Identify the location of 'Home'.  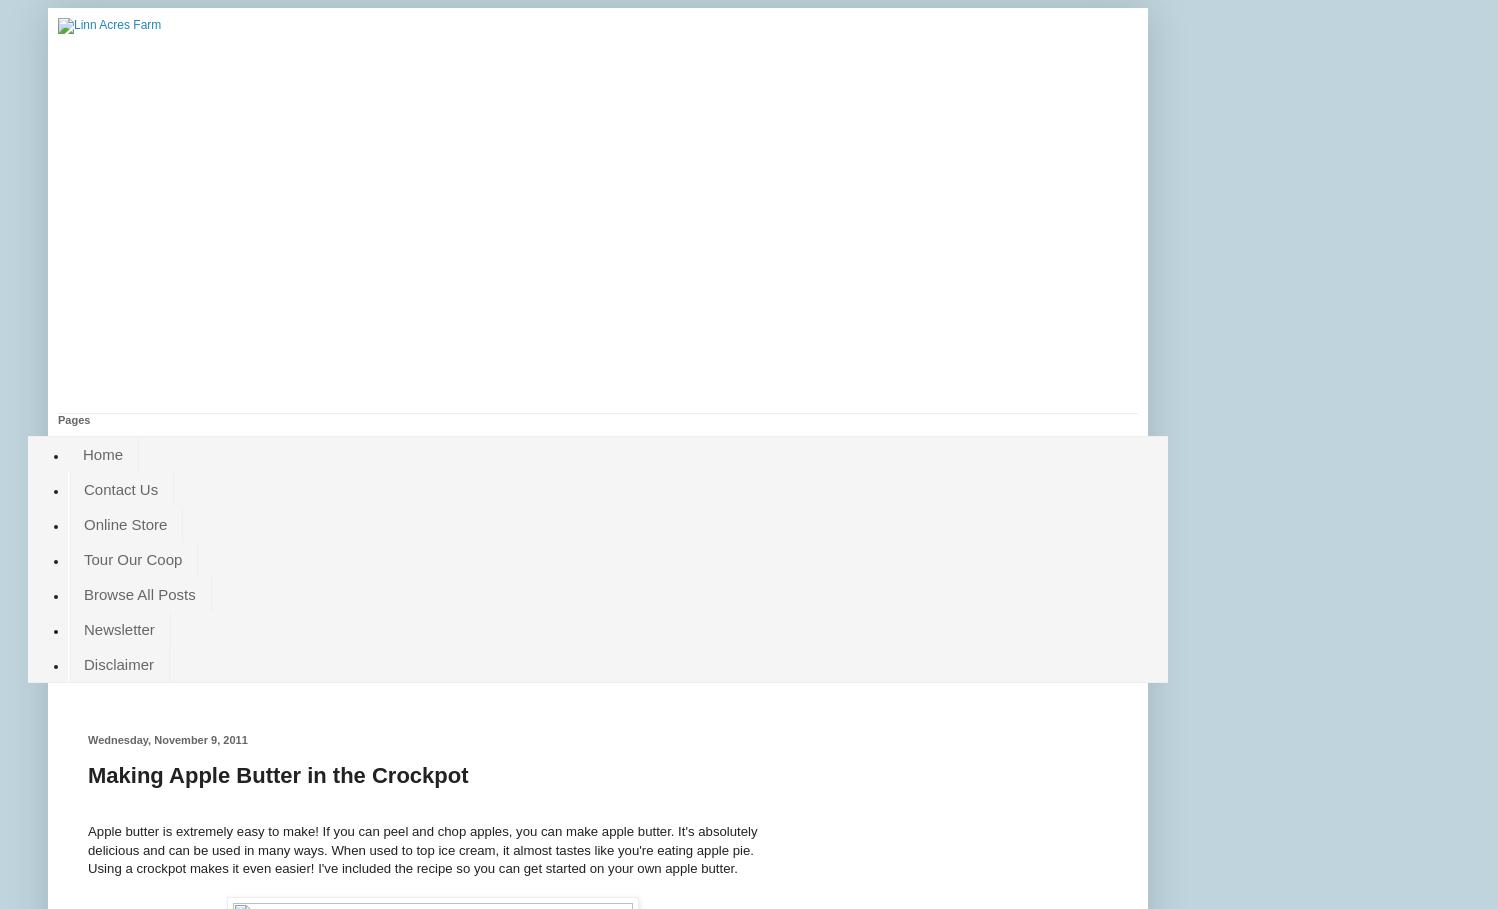
(102, 453).